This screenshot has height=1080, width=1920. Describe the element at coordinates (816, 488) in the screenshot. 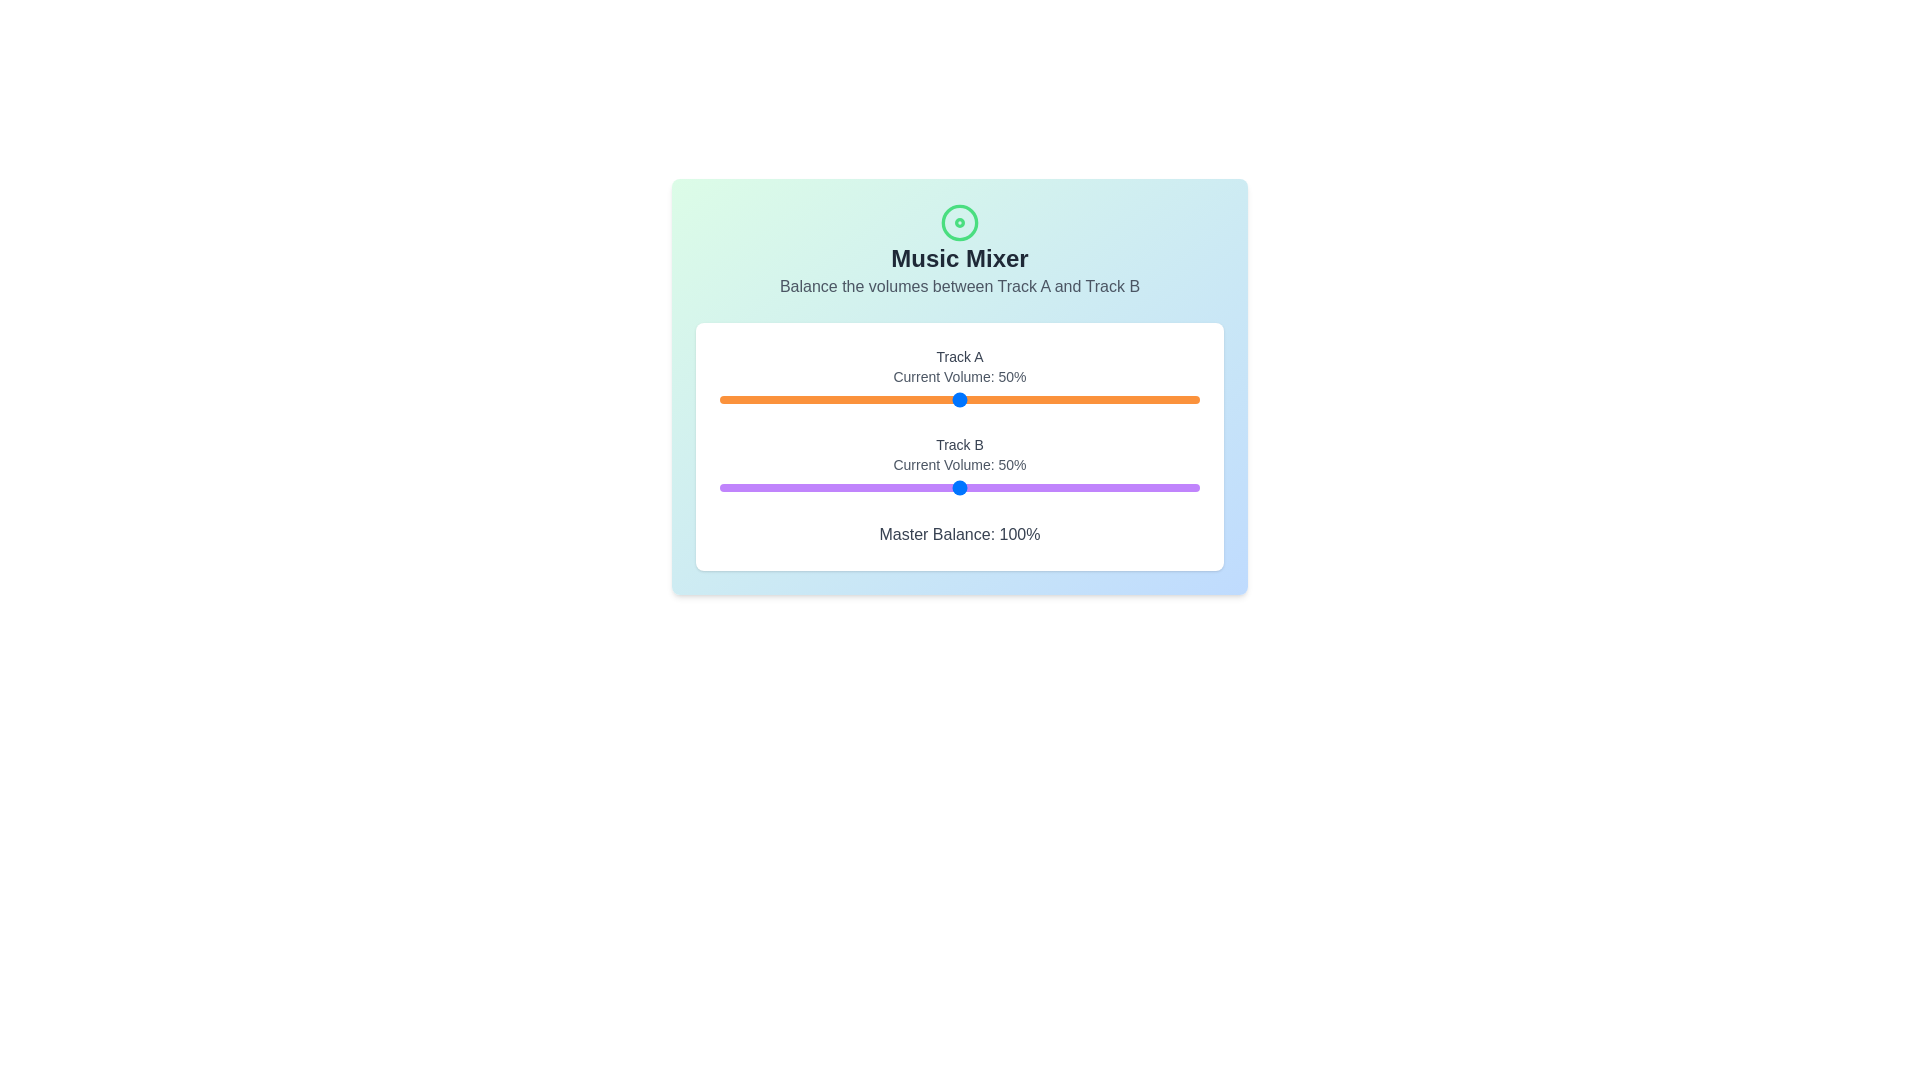

I see `the volume slider for Track B to 20%` at that location.